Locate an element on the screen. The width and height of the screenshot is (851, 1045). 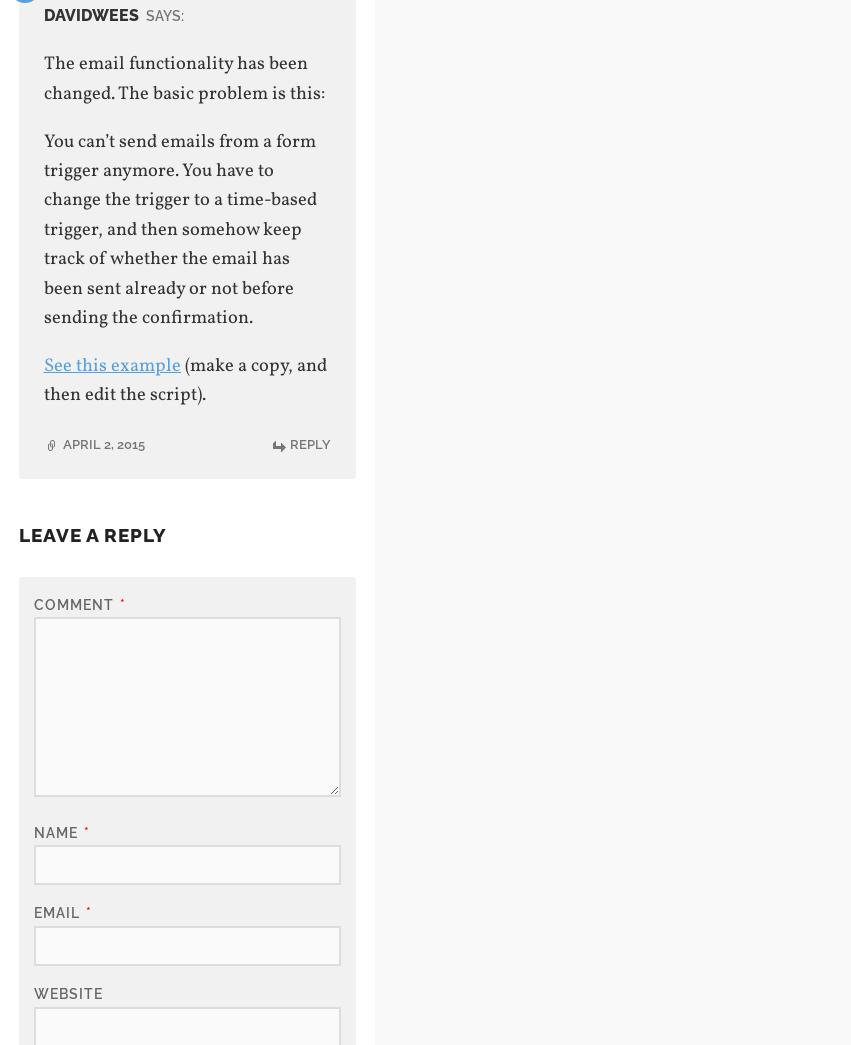
'(make a copy, and then edit the script).' is located at coordinates (183, 379).